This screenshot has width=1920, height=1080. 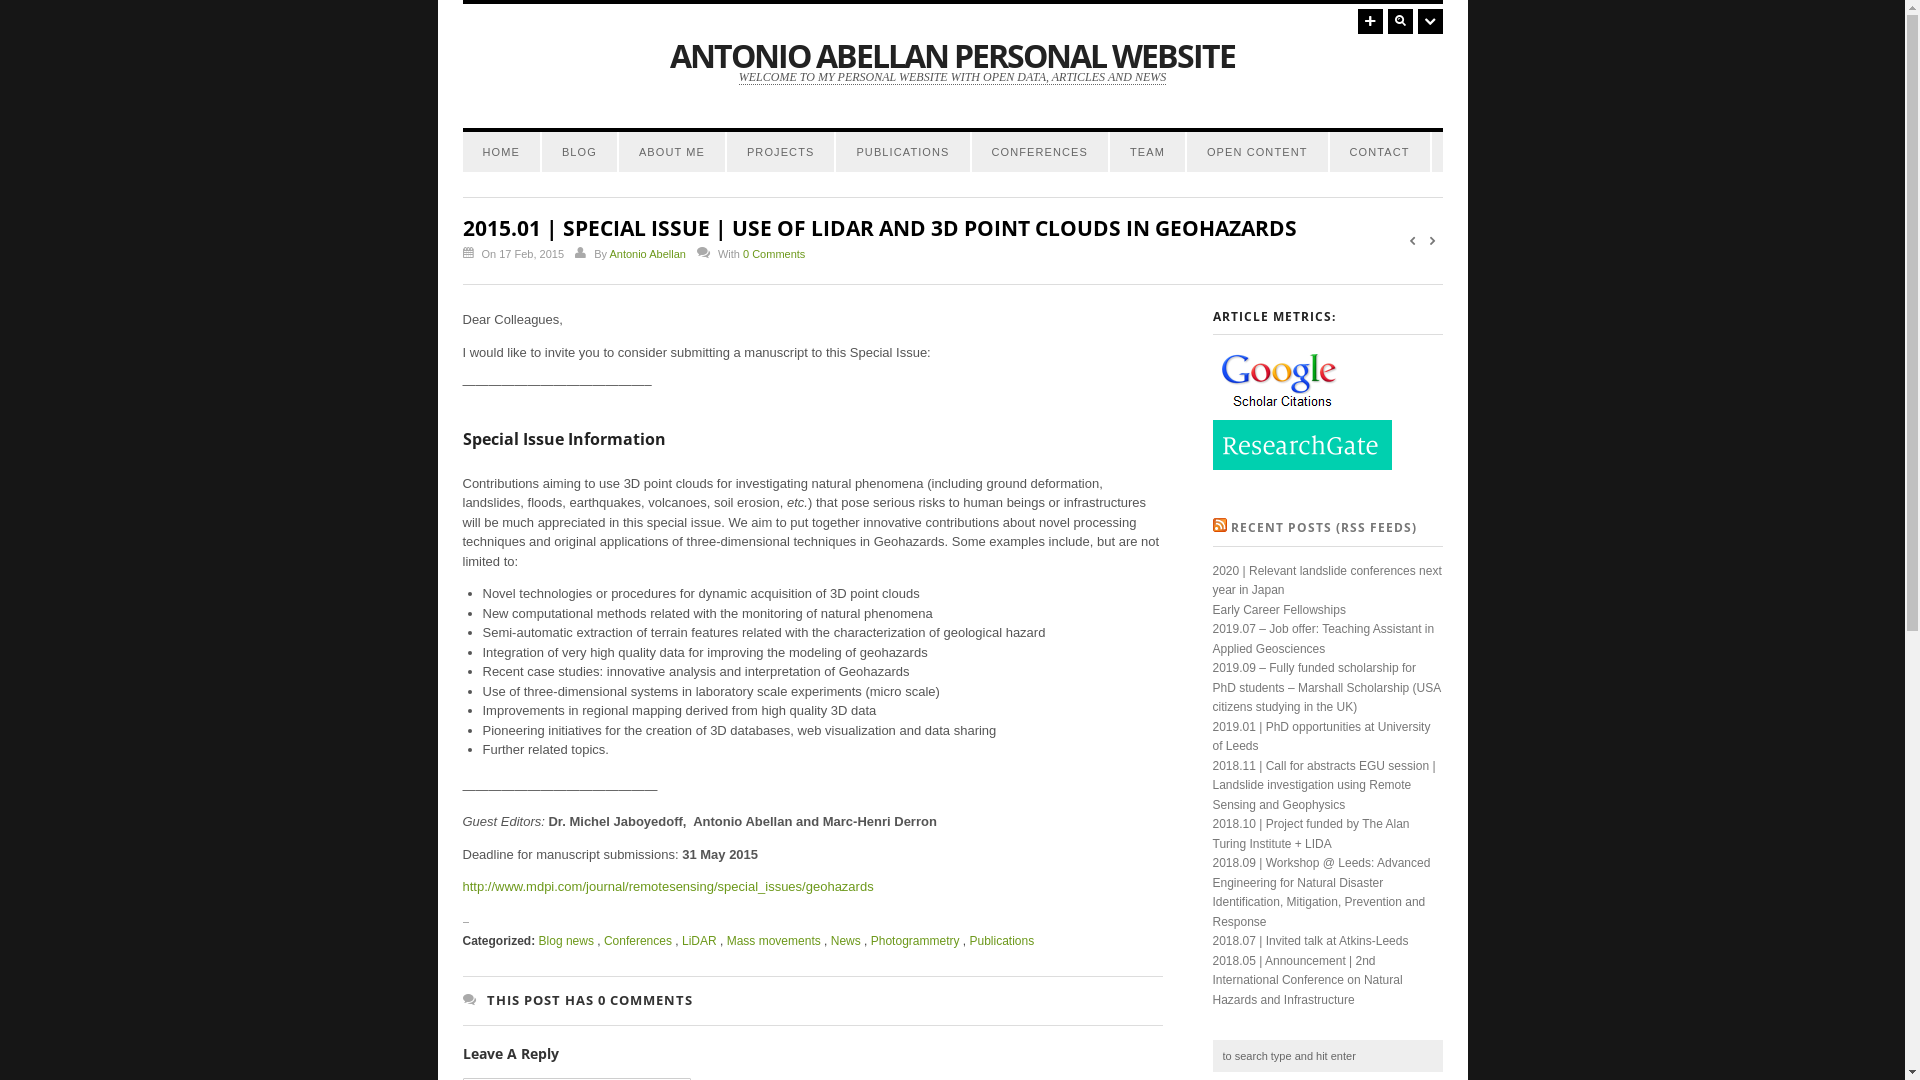 What do you see at coordinates (1310, 833) in the screenshot?
I see `'2018.10 | Project funded by The Alan Turing Institute + LIDA'` at bounding box center [1310, 833].